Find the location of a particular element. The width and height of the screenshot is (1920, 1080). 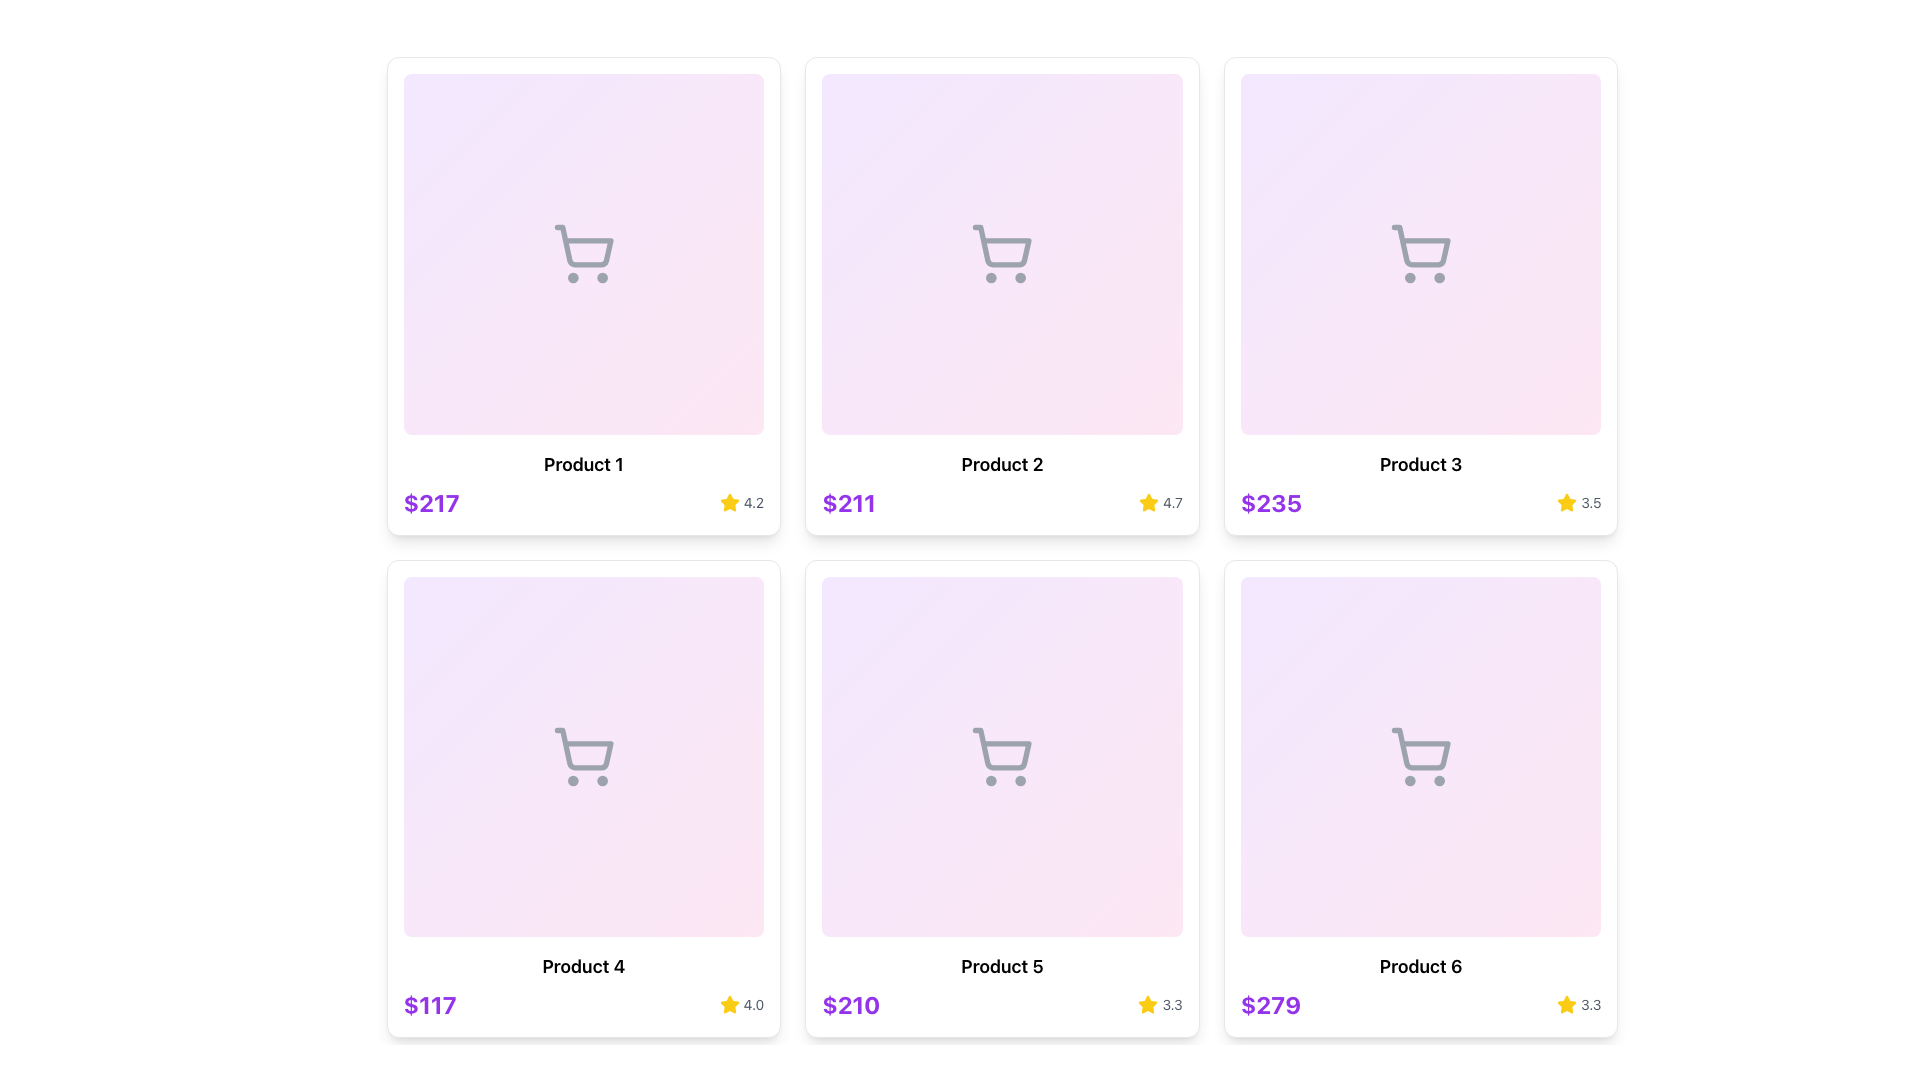

the yellow star icon indicating the rating or favorite marker for 'Product 3' located in the bottom-right corner of the card, adjacent to the text '3.5' is located at coordinates (1566, 501).